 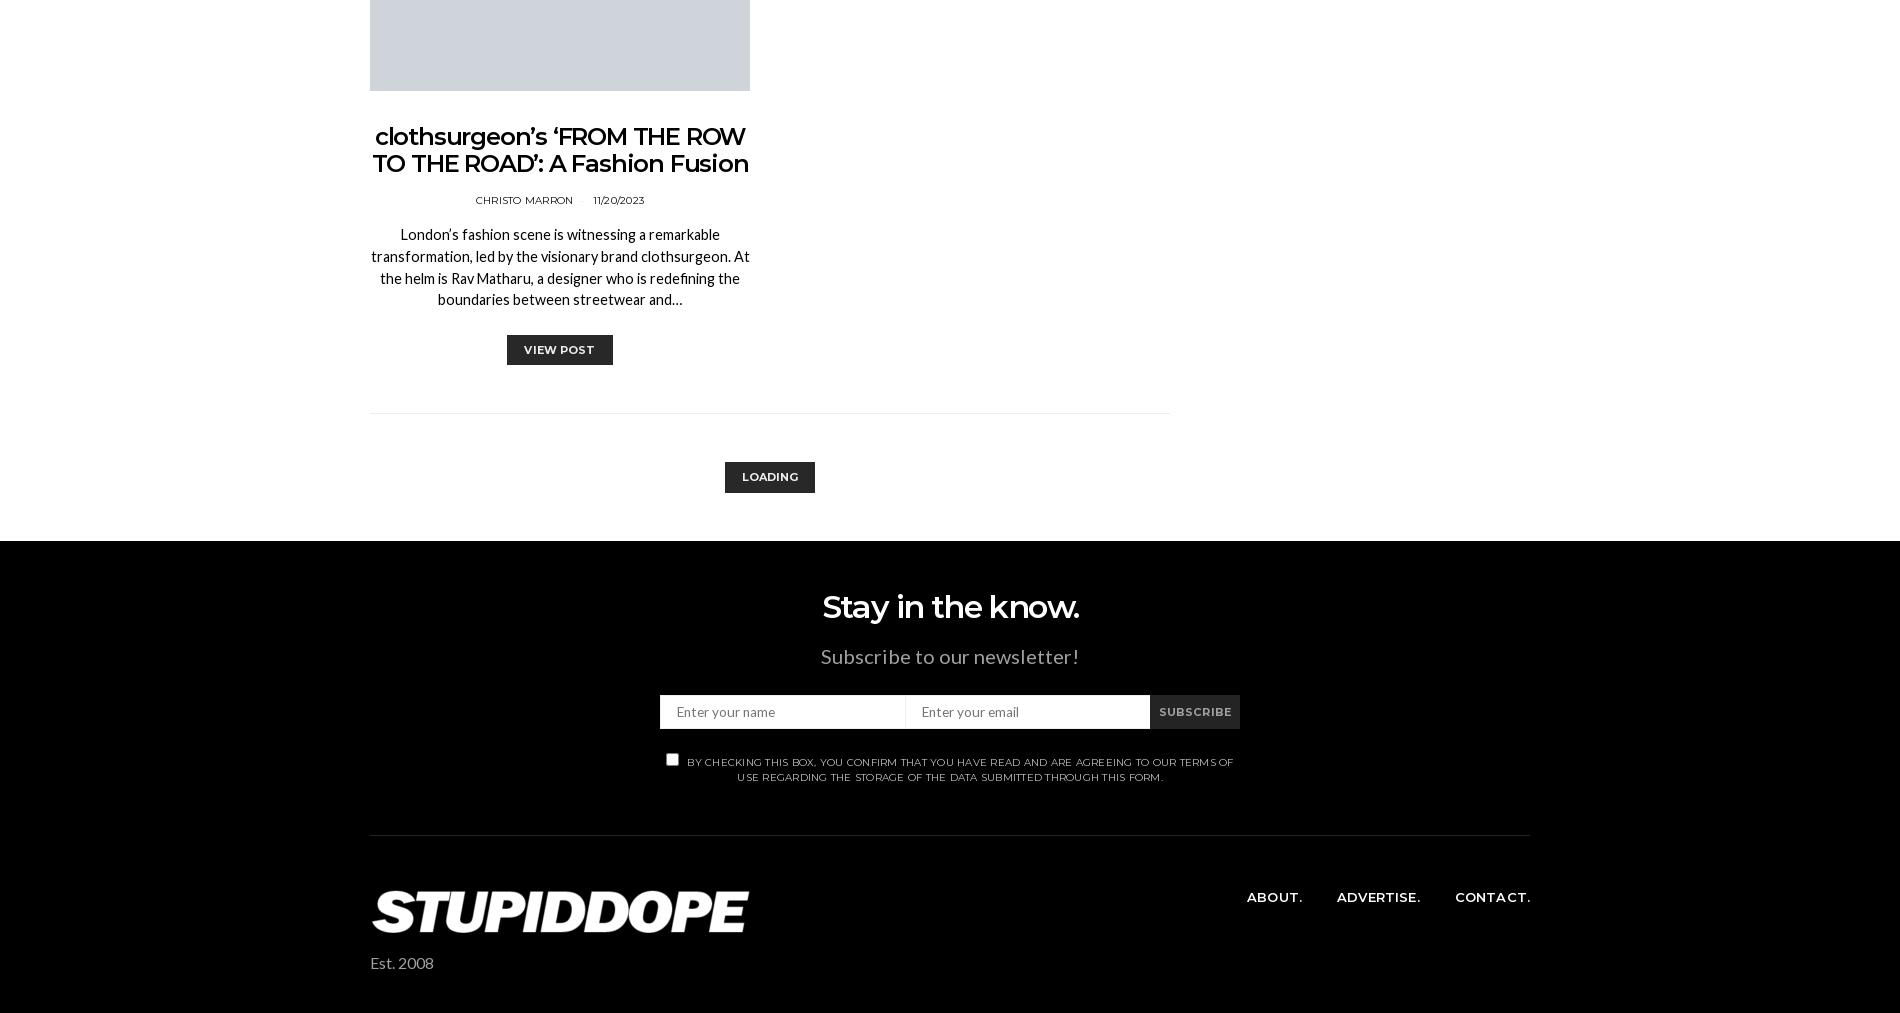 What do you see at coordinates (819, 605) in the screenshot?
I see `'Stay in the know.'` at bounding box center [819, 605].